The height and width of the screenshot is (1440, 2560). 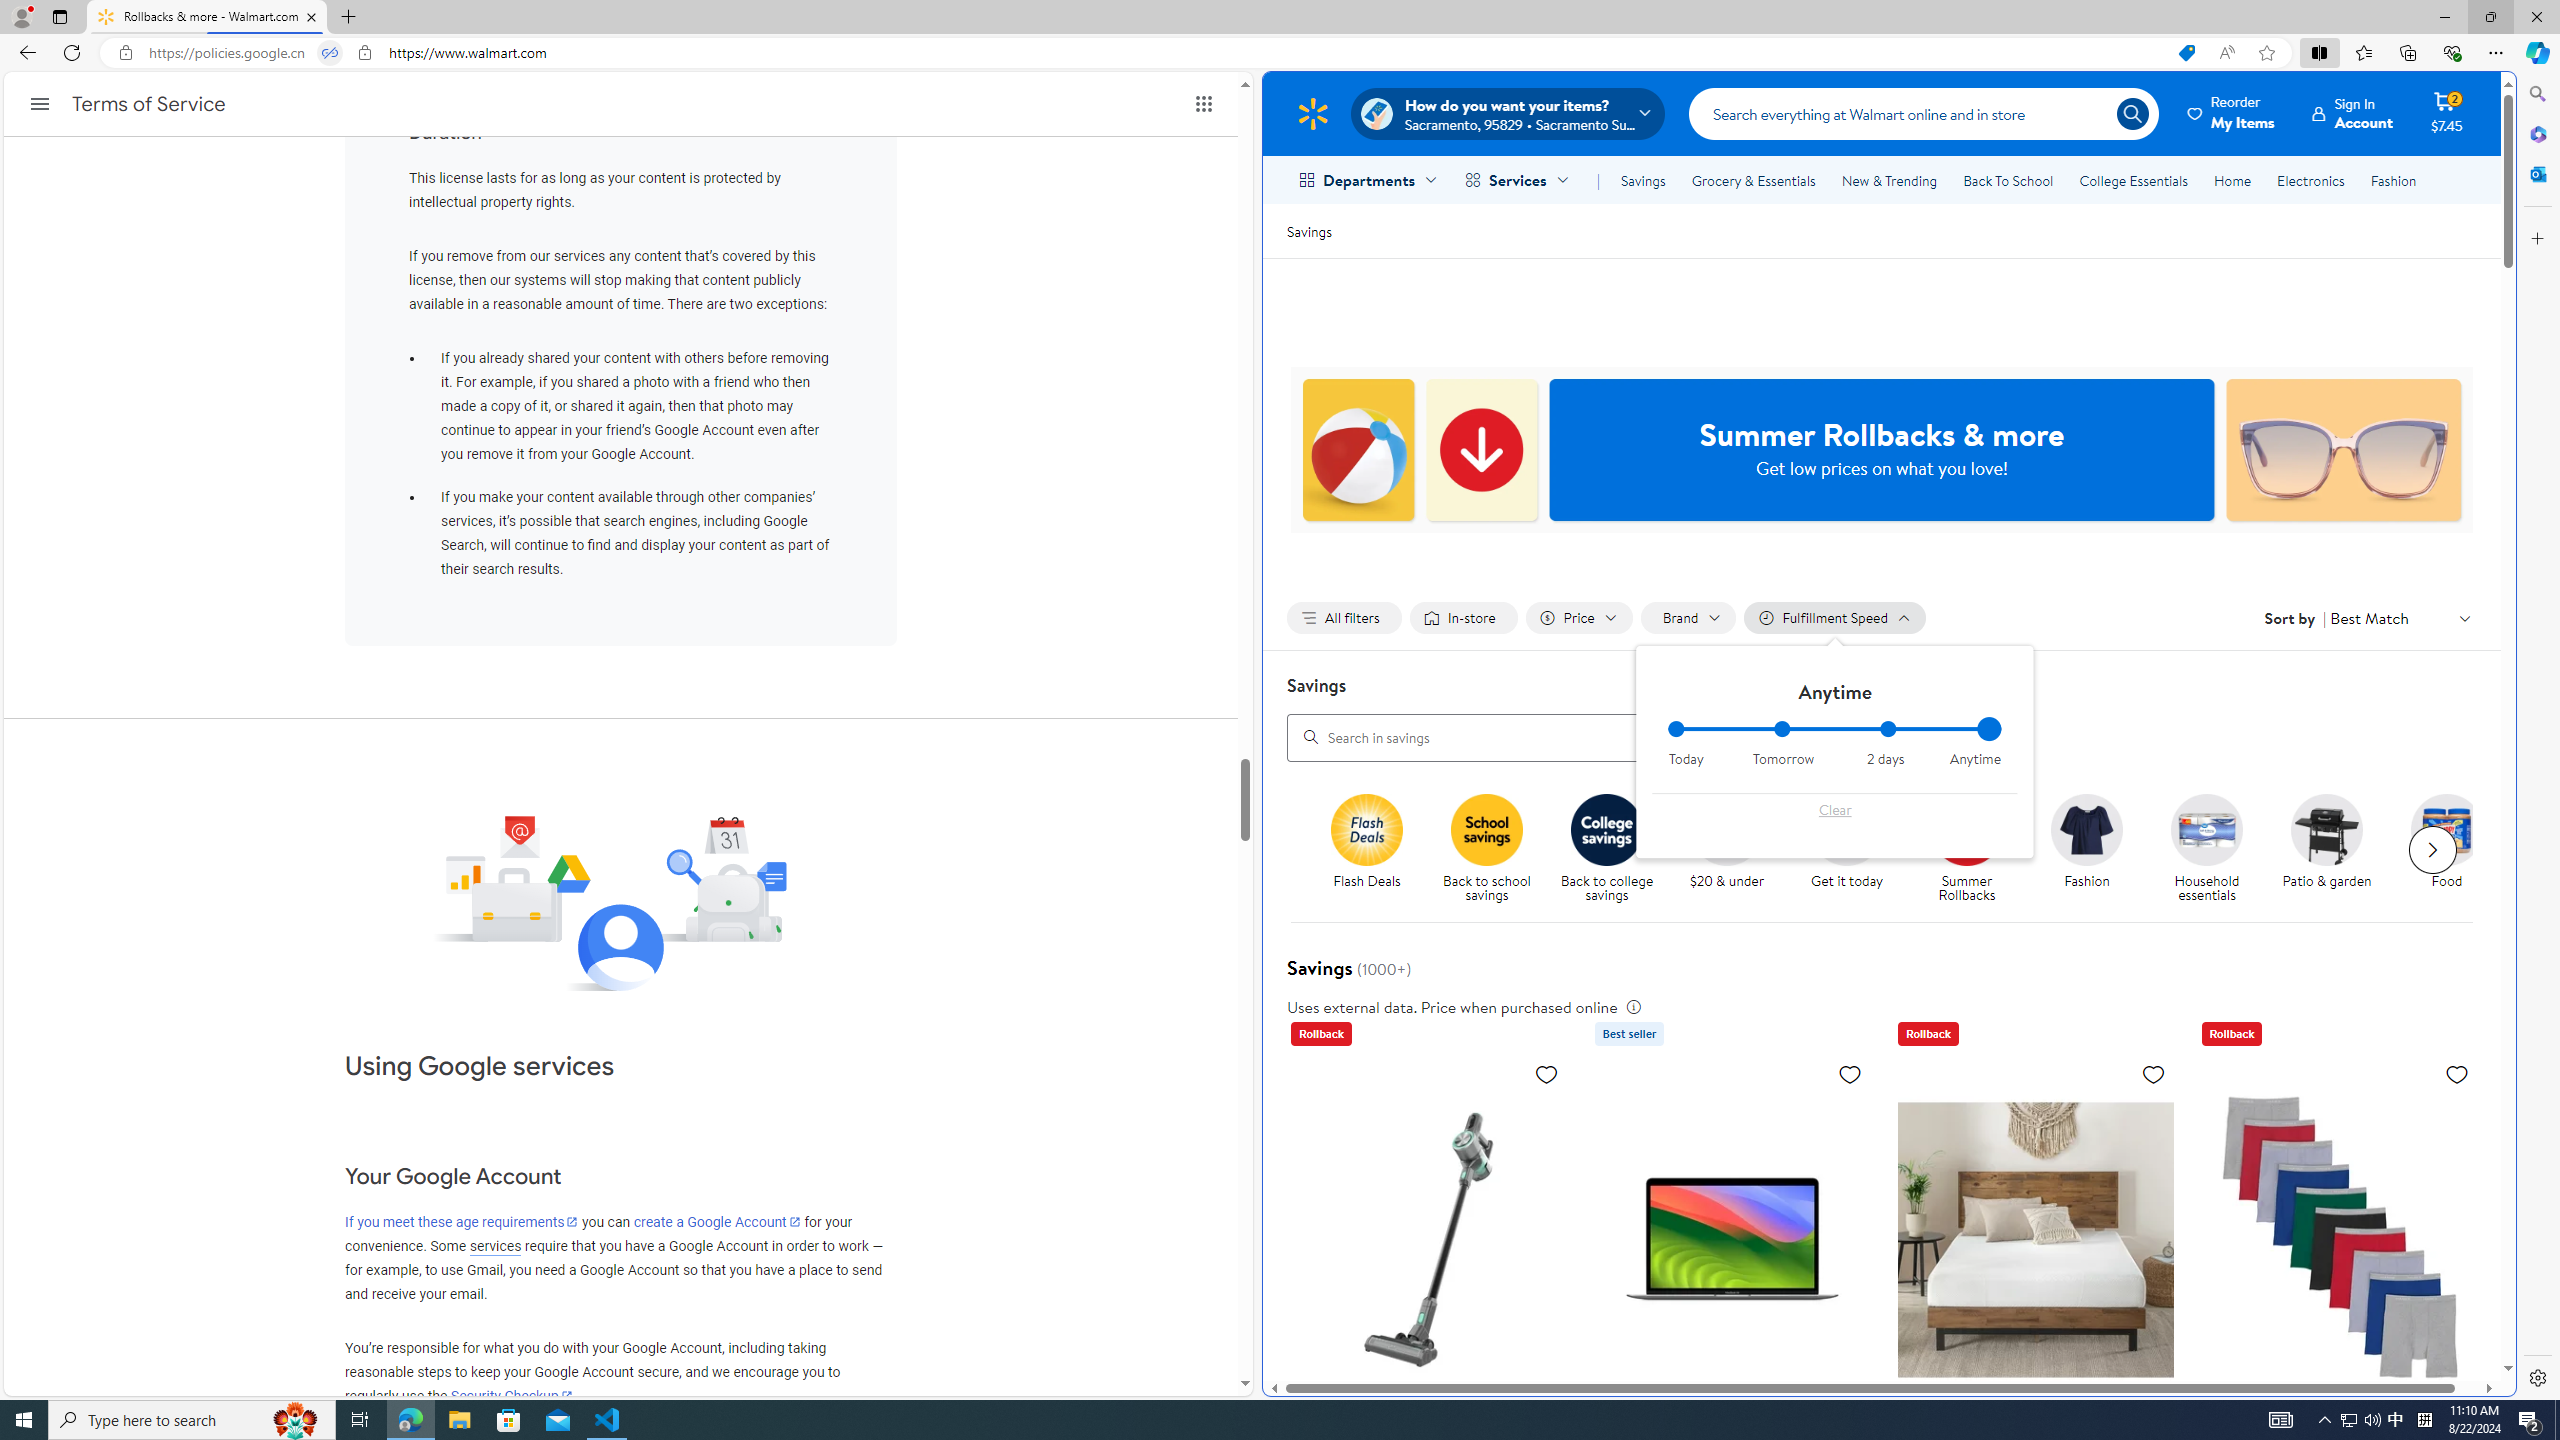 What do you see at coordinates (1632, 1006) in the screenshot?
I see `'legal information'` at bounding box center [1632, 1006].